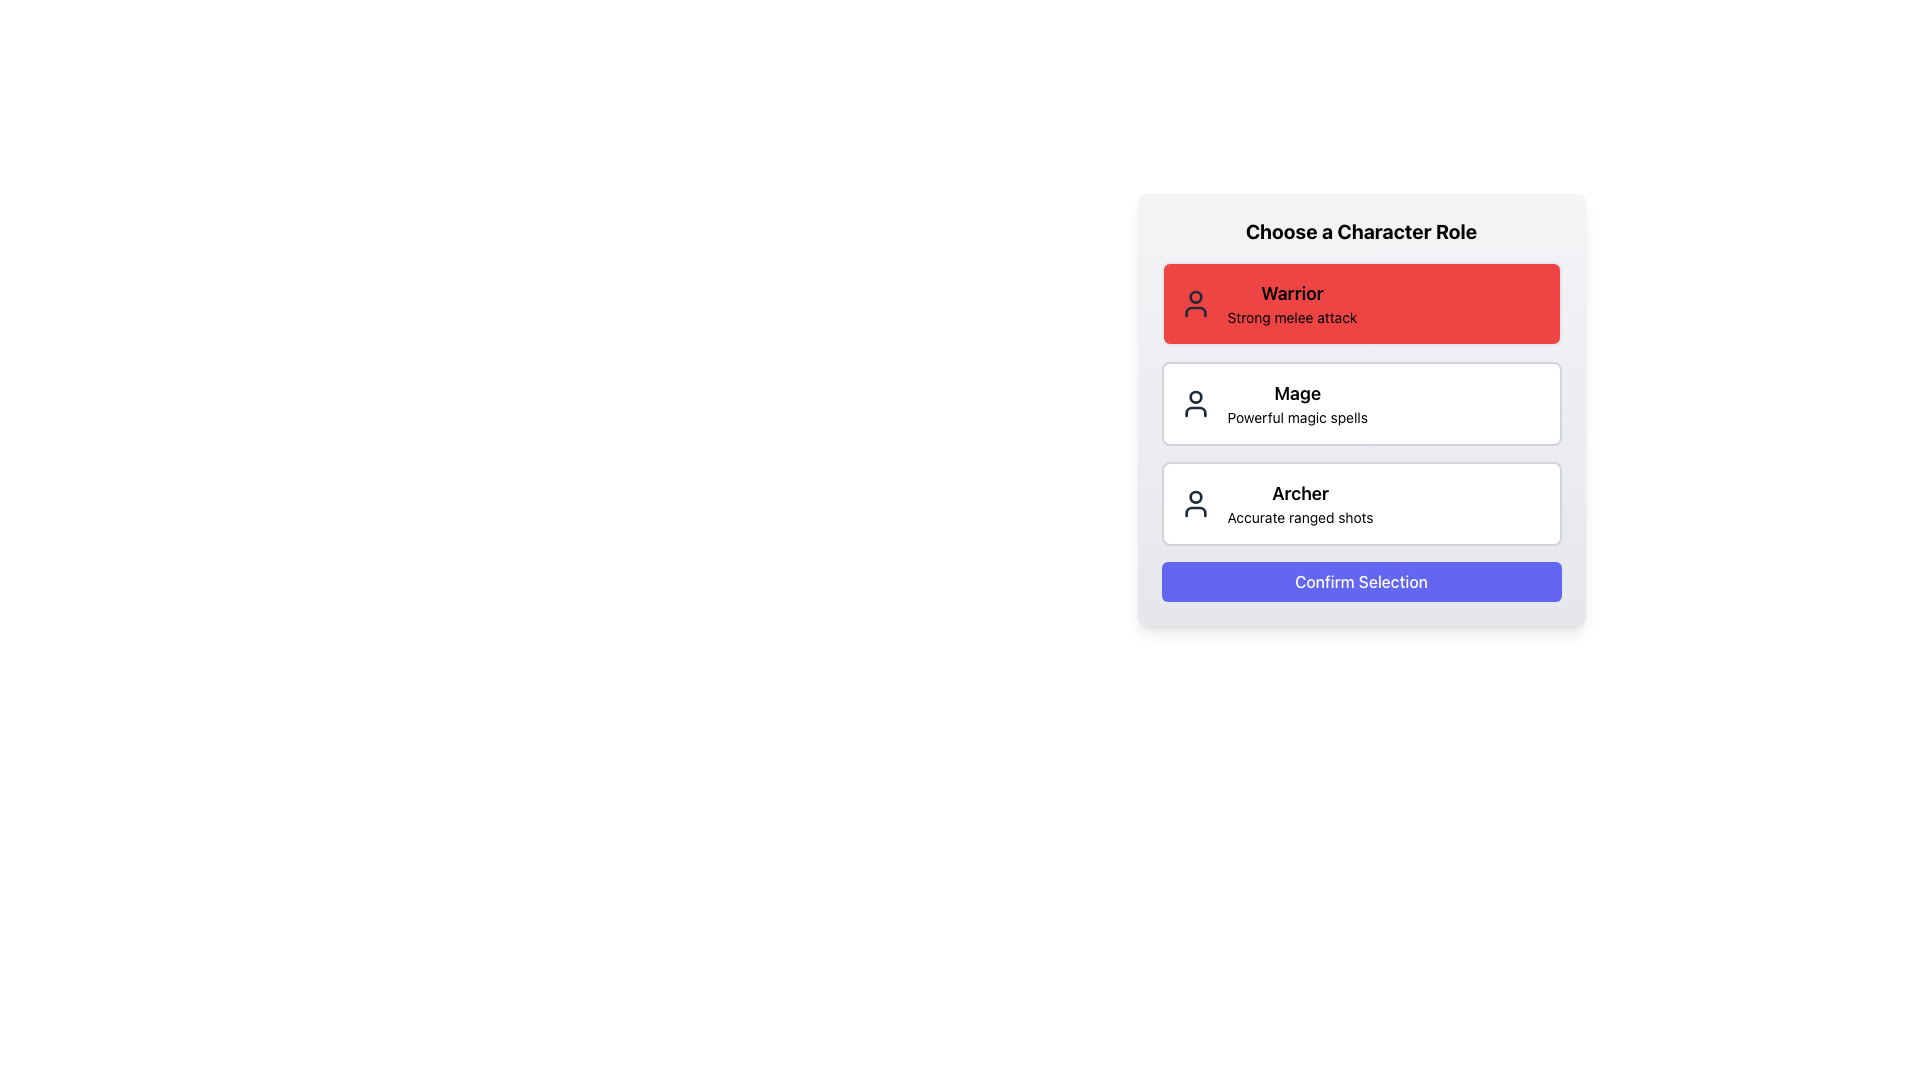 Image resolution: width=1920 pixels, height=1080 pixels. What do you see at coordinates (1297, 393) in the screenshot?
I see `text element labeled 'Mage', which identifies the second character role option in the selection list` at bounding box center [1297, 393].